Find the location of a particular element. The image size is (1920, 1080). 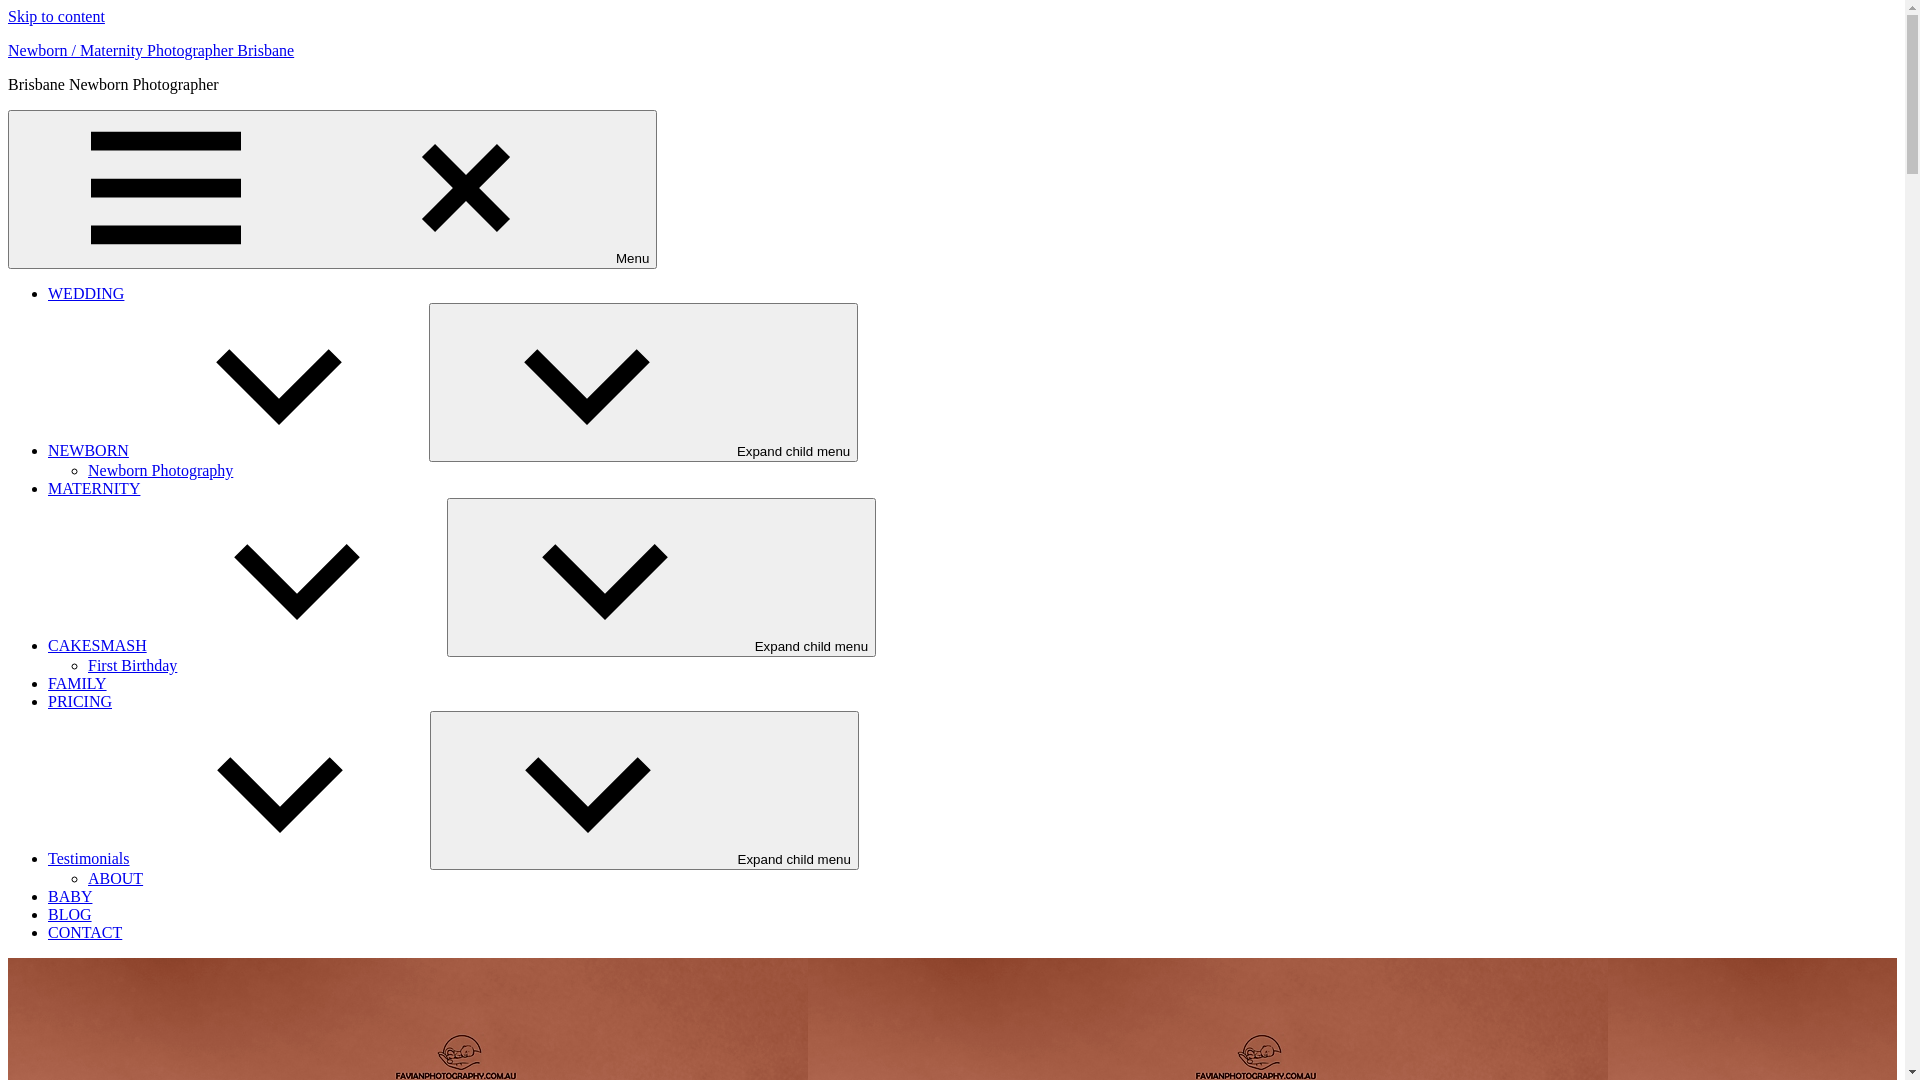

'Testimonials' is located at coordinates (239, 857).